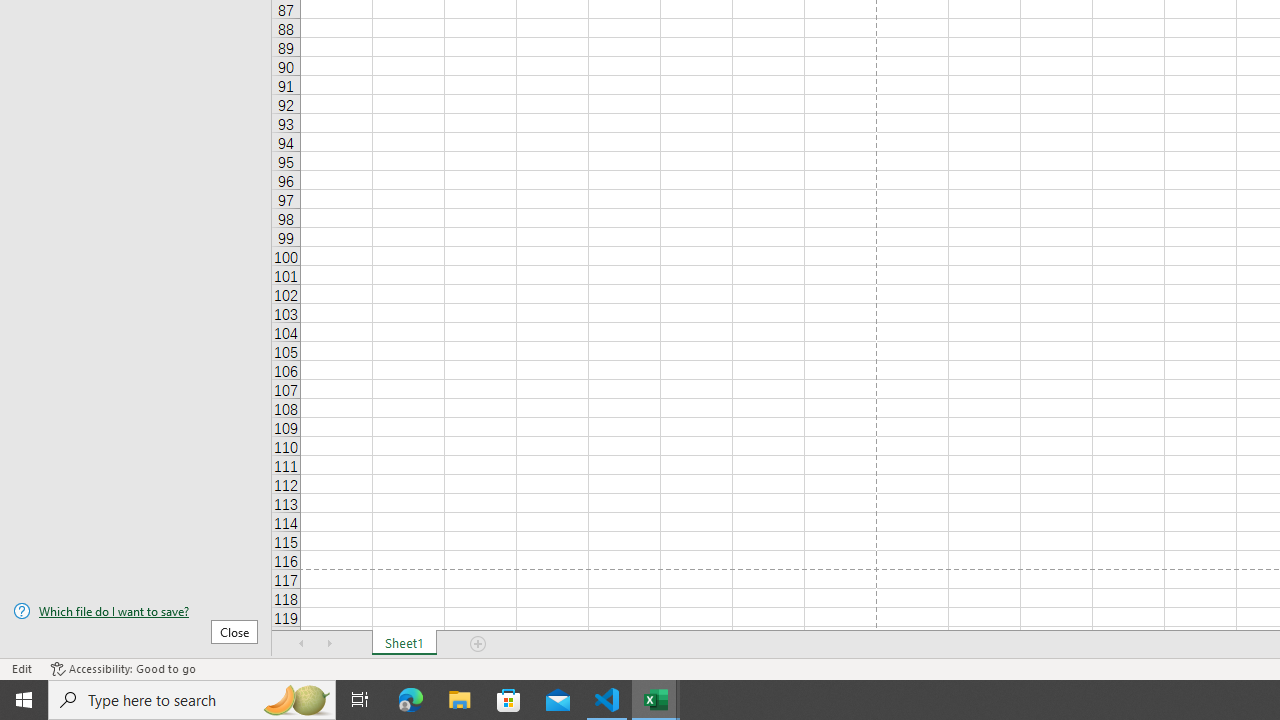 The height and width of the screenshot is (720, 1280). Describe the element at coordinates (330, 644) in the screenshot. I see `'Scroll Right'` at that location.